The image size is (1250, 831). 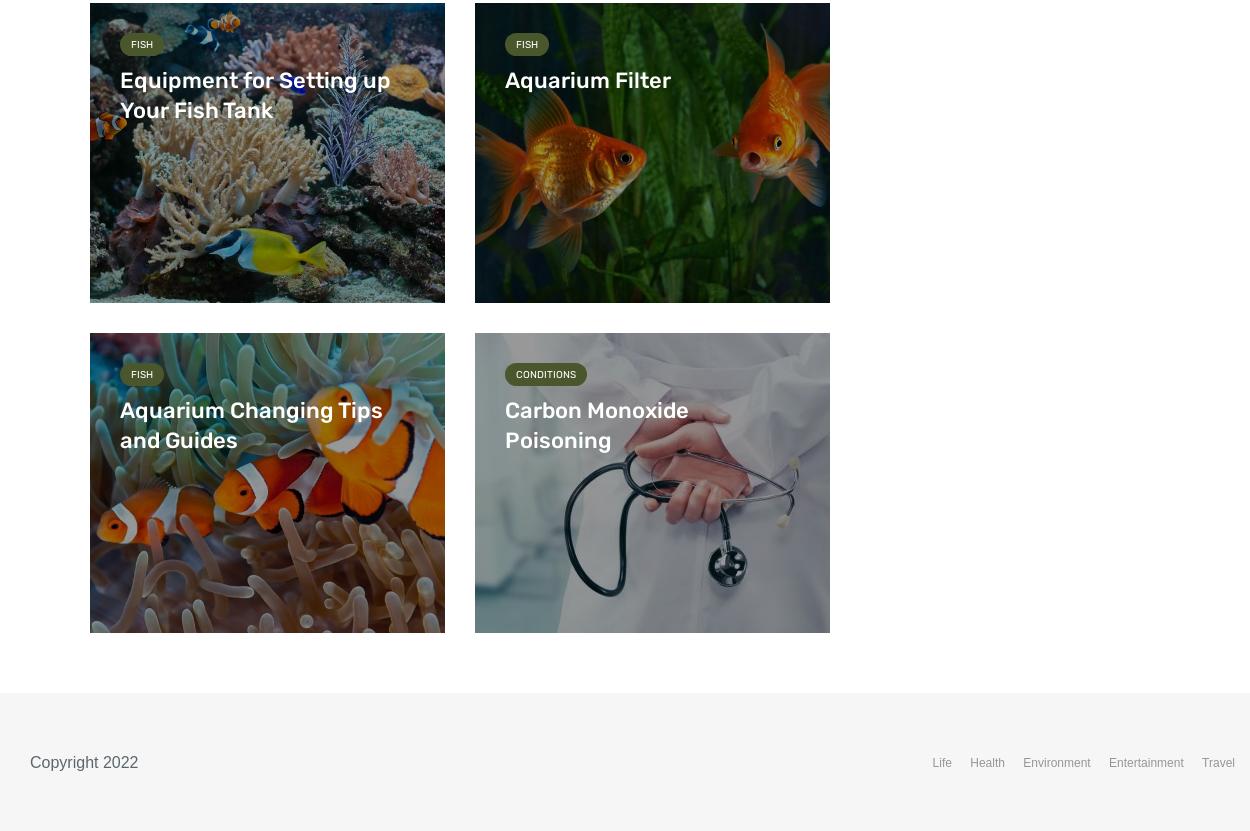 I want to click on 'Entertainment', so click(x=1108, y=763).